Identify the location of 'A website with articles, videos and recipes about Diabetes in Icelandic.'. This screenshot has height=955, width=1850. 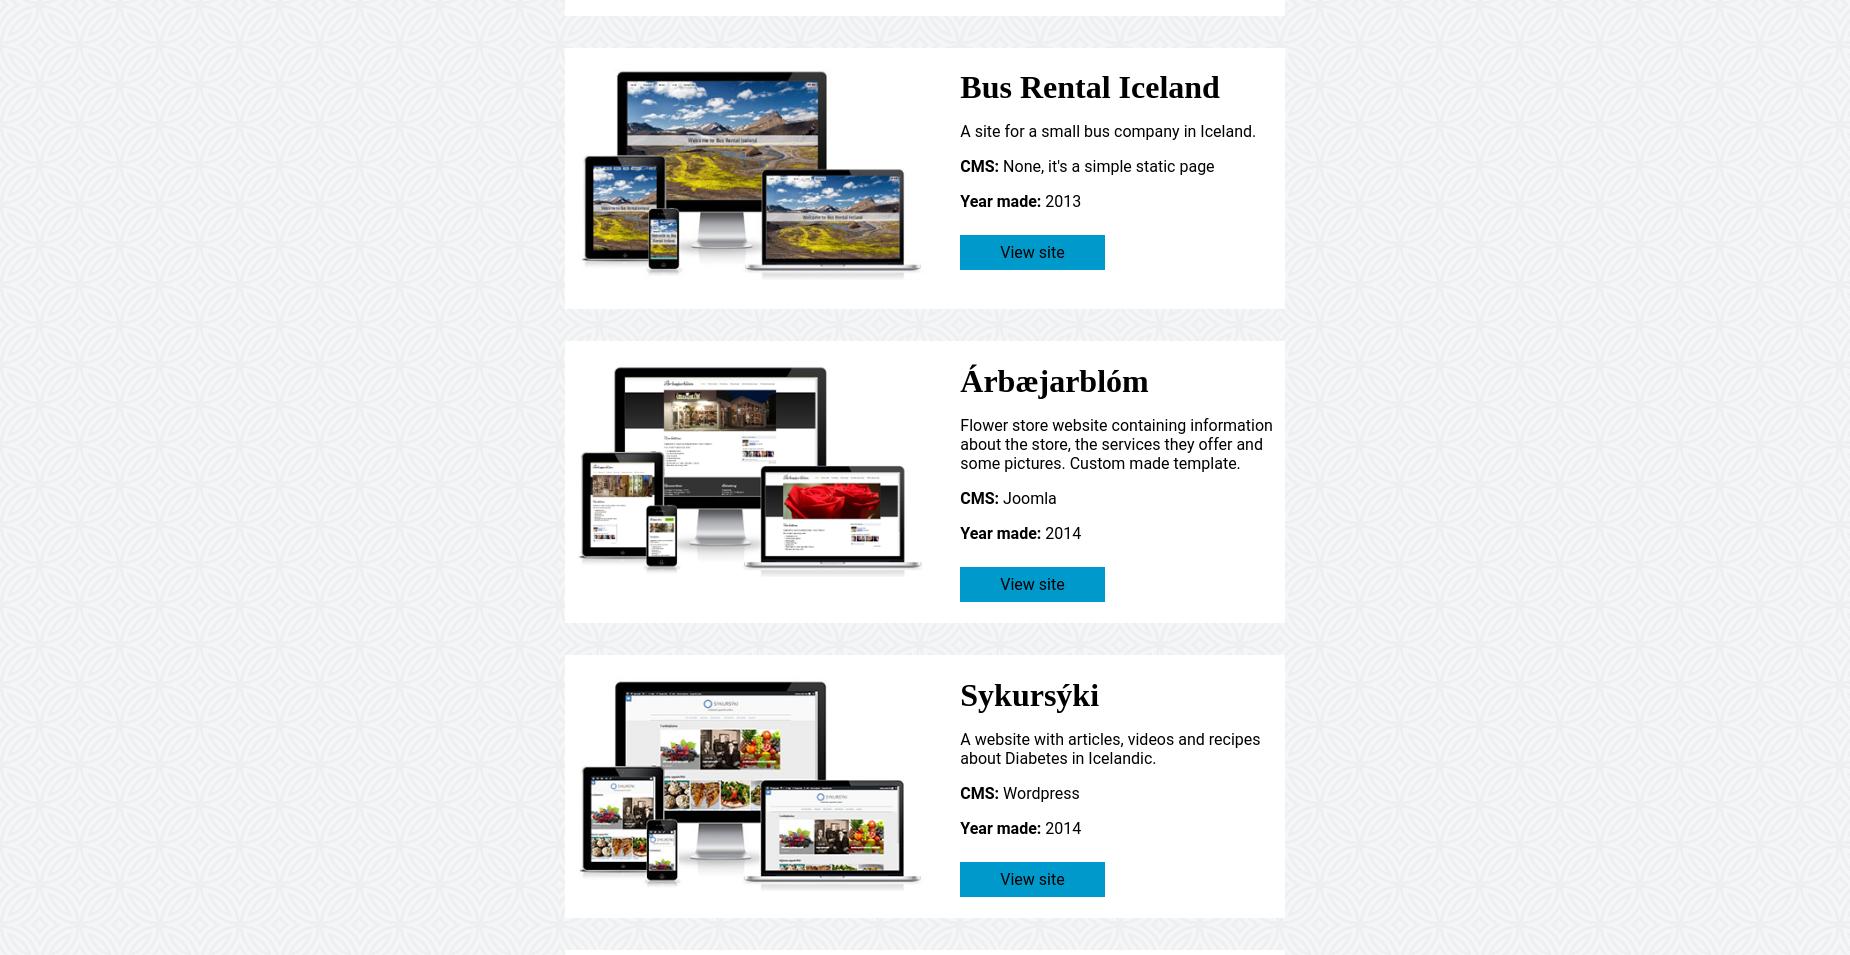
(1109, 746).